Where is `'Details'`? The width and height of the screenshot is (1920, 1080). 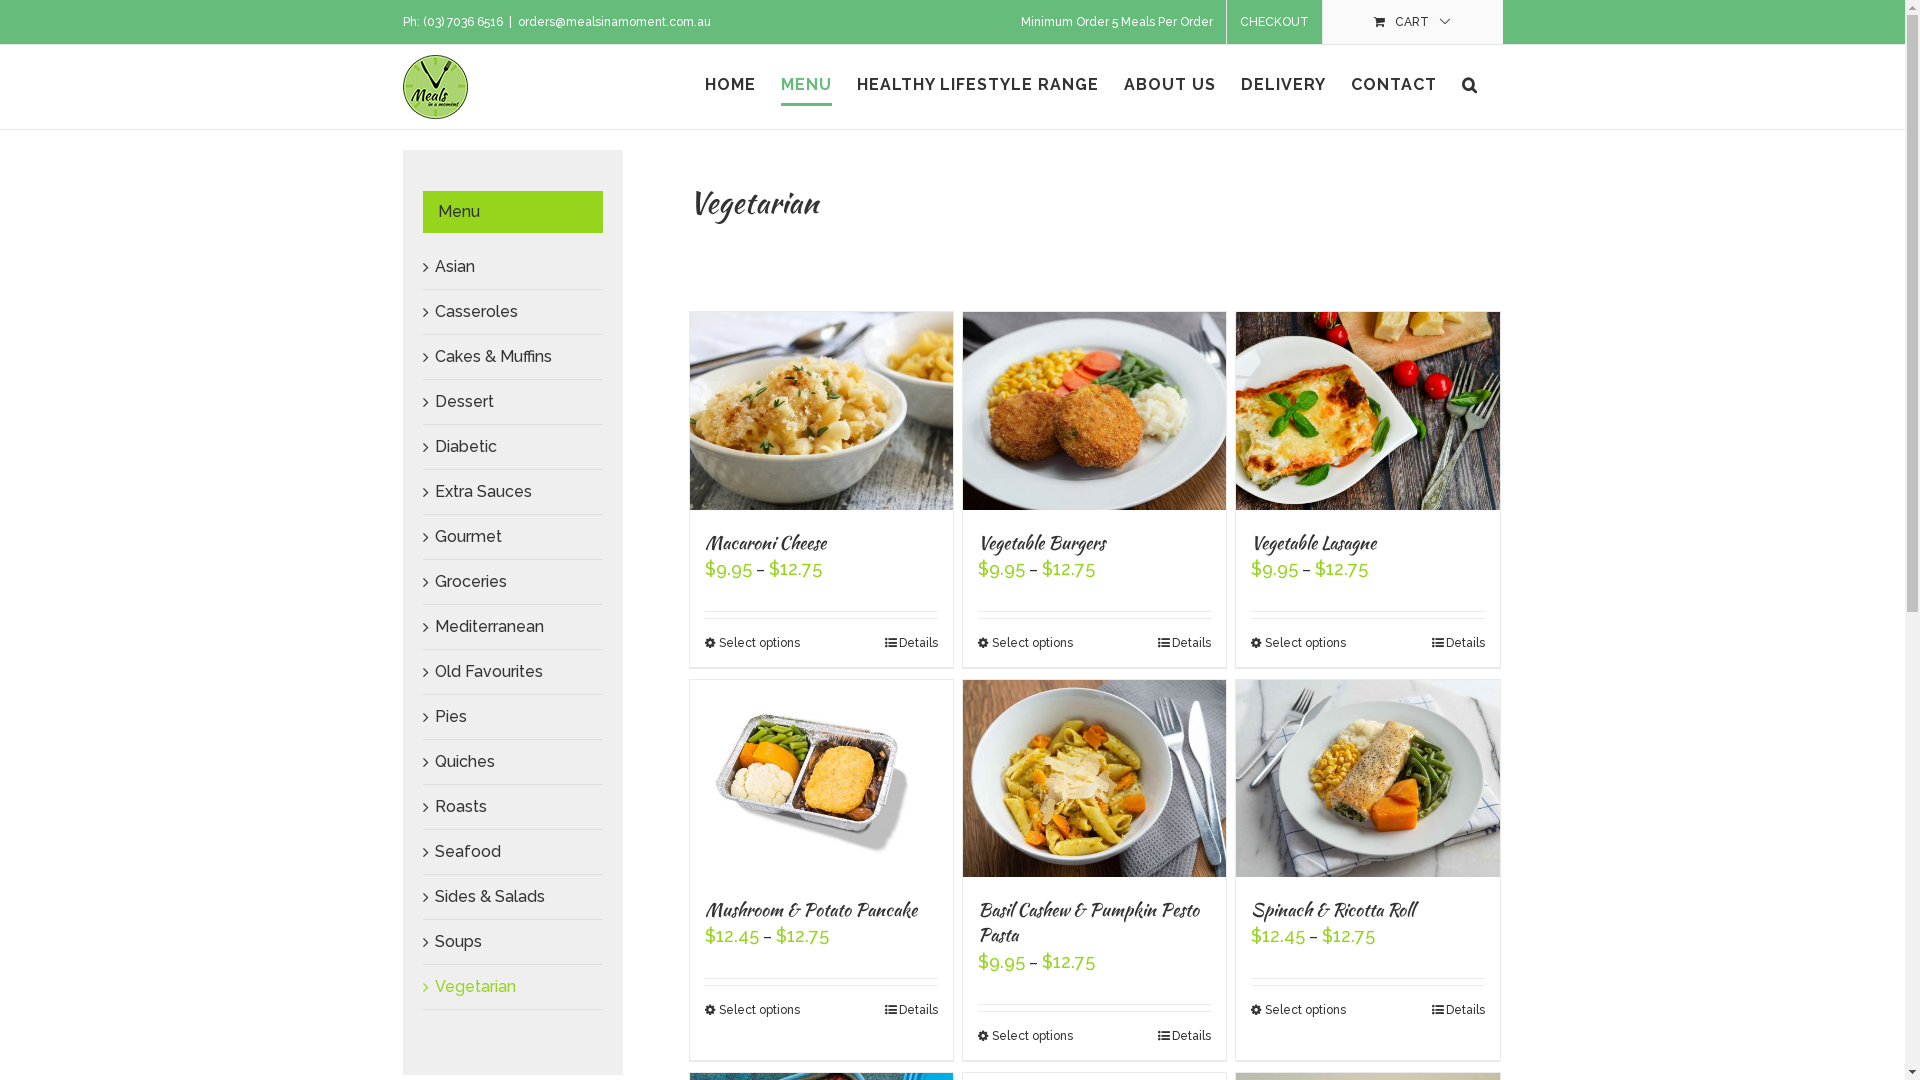 'Details' is located at coordinates (883, 1010).